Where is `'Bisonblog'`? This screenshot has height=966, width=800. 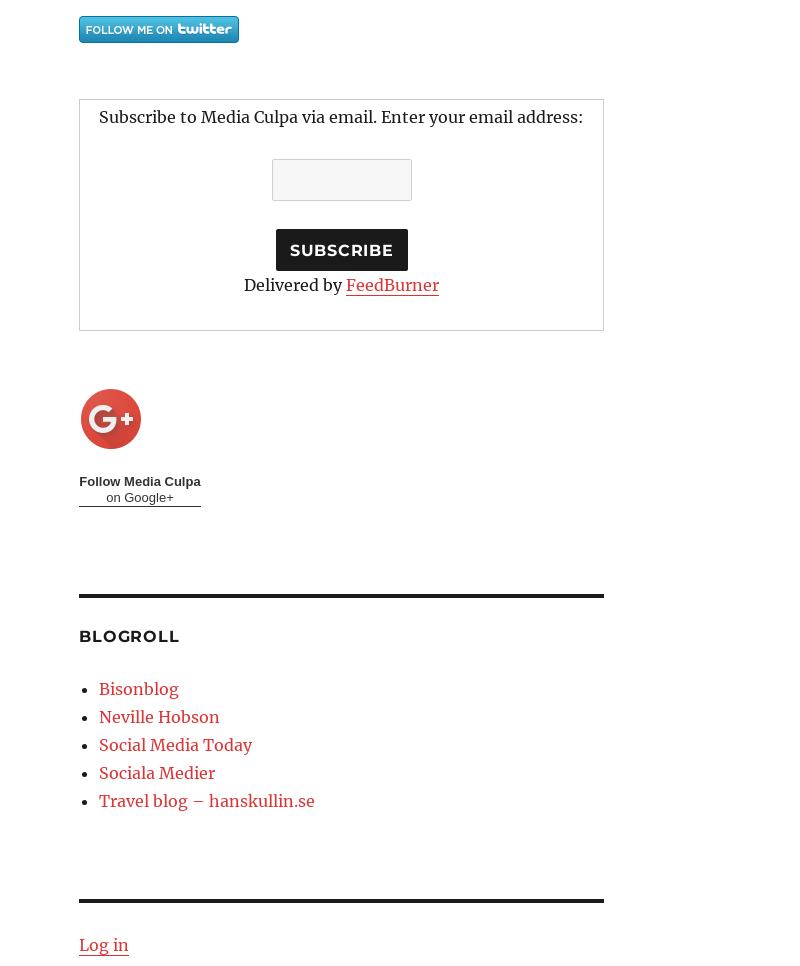
'Bisonblog' is located at coordinates (139, 689).